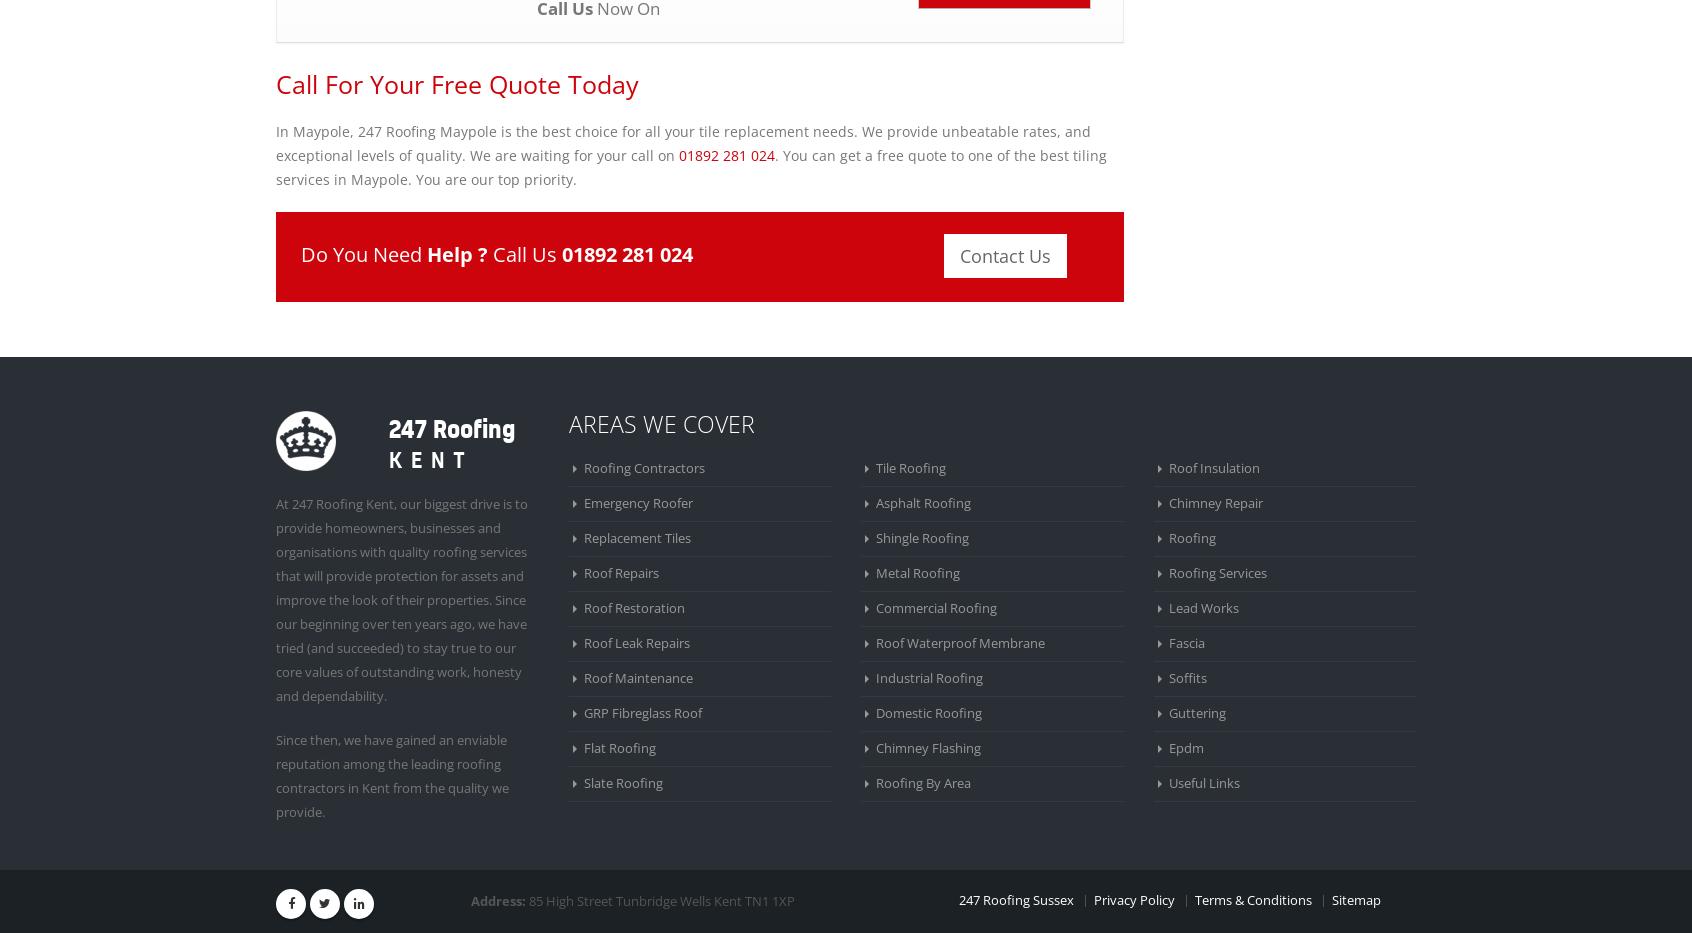 This screenshot has width=1692, height=933. Describe the element at coordinates (661, 422) in the screenshot. I see `'AREAS WE COVER'` at that location.